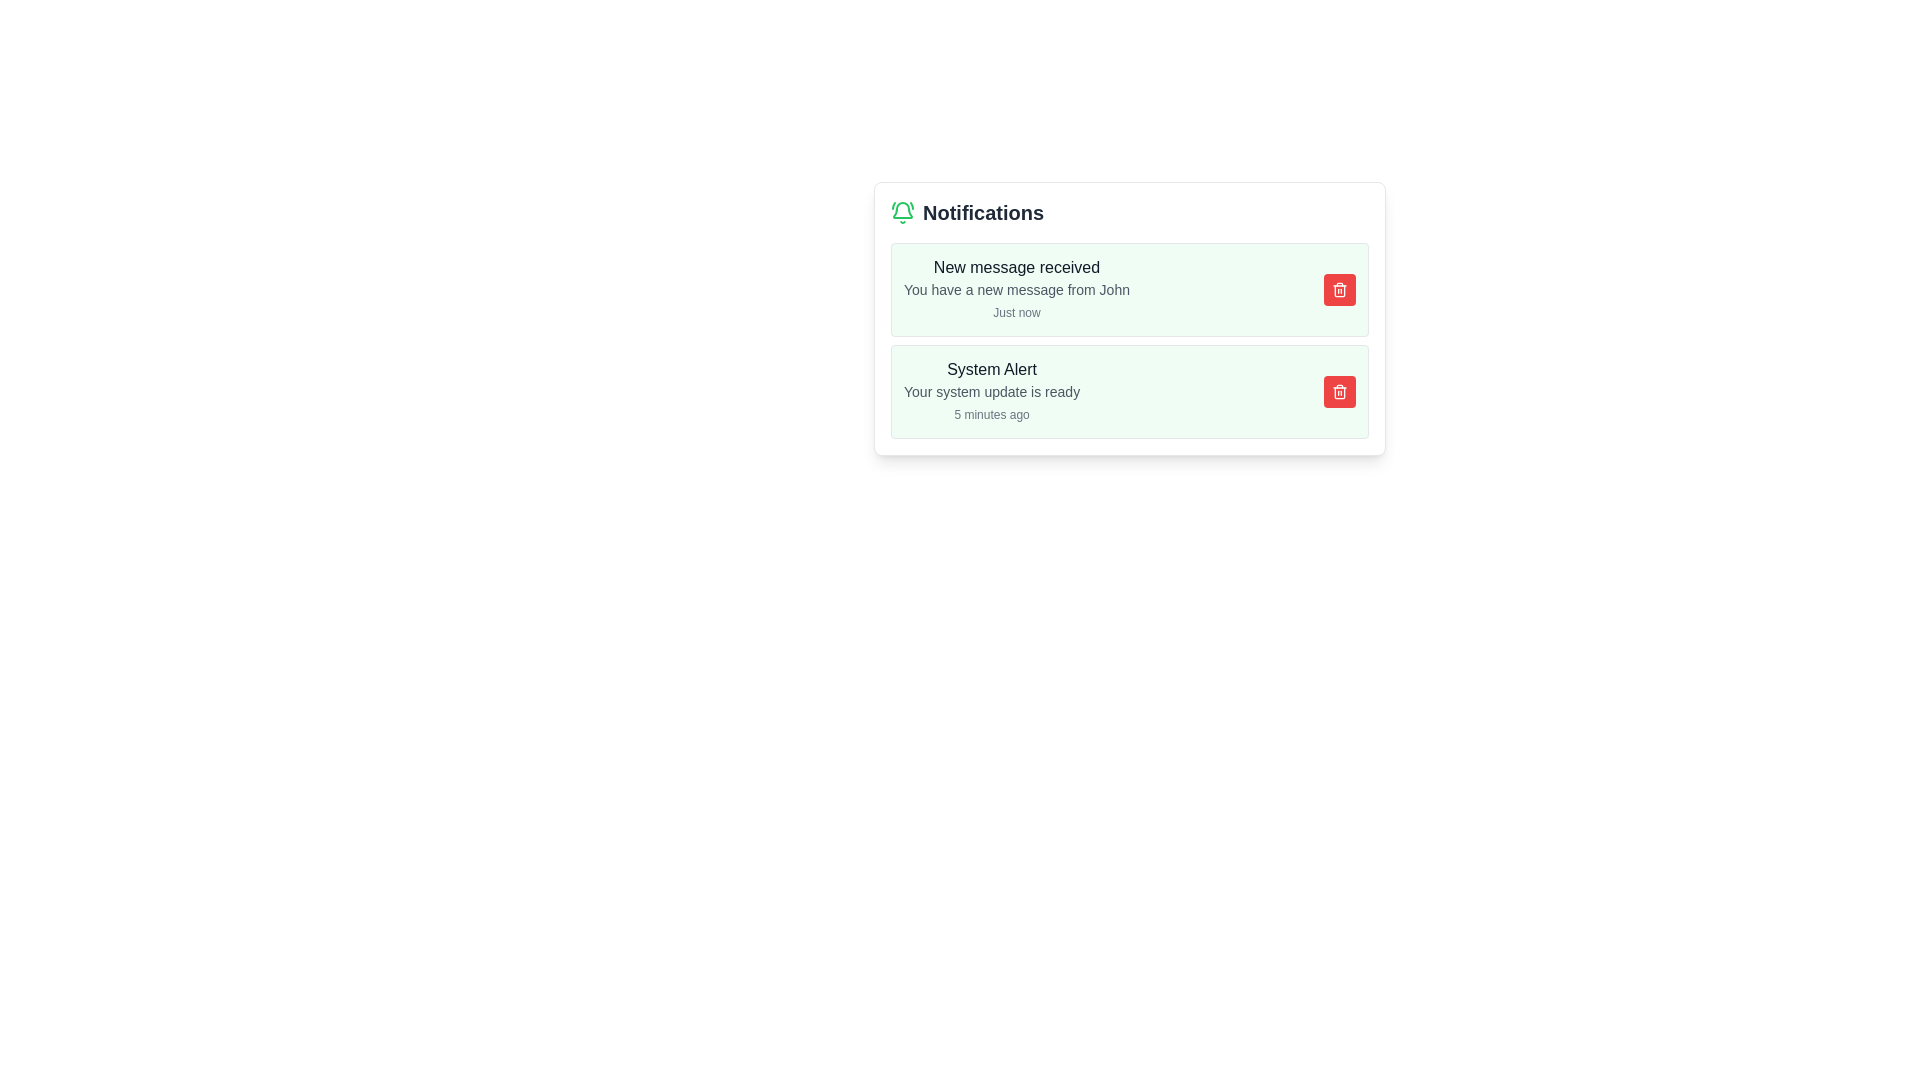 This screenshot has height=1080, width=1920. What do you see at coordinates (1017, 289) in the screenshot?
I see `the text label that displays additional information about the notification, located beneath the title 'New message received' and above the timestamp 'Just now'` at bounding box center [1017, 289].